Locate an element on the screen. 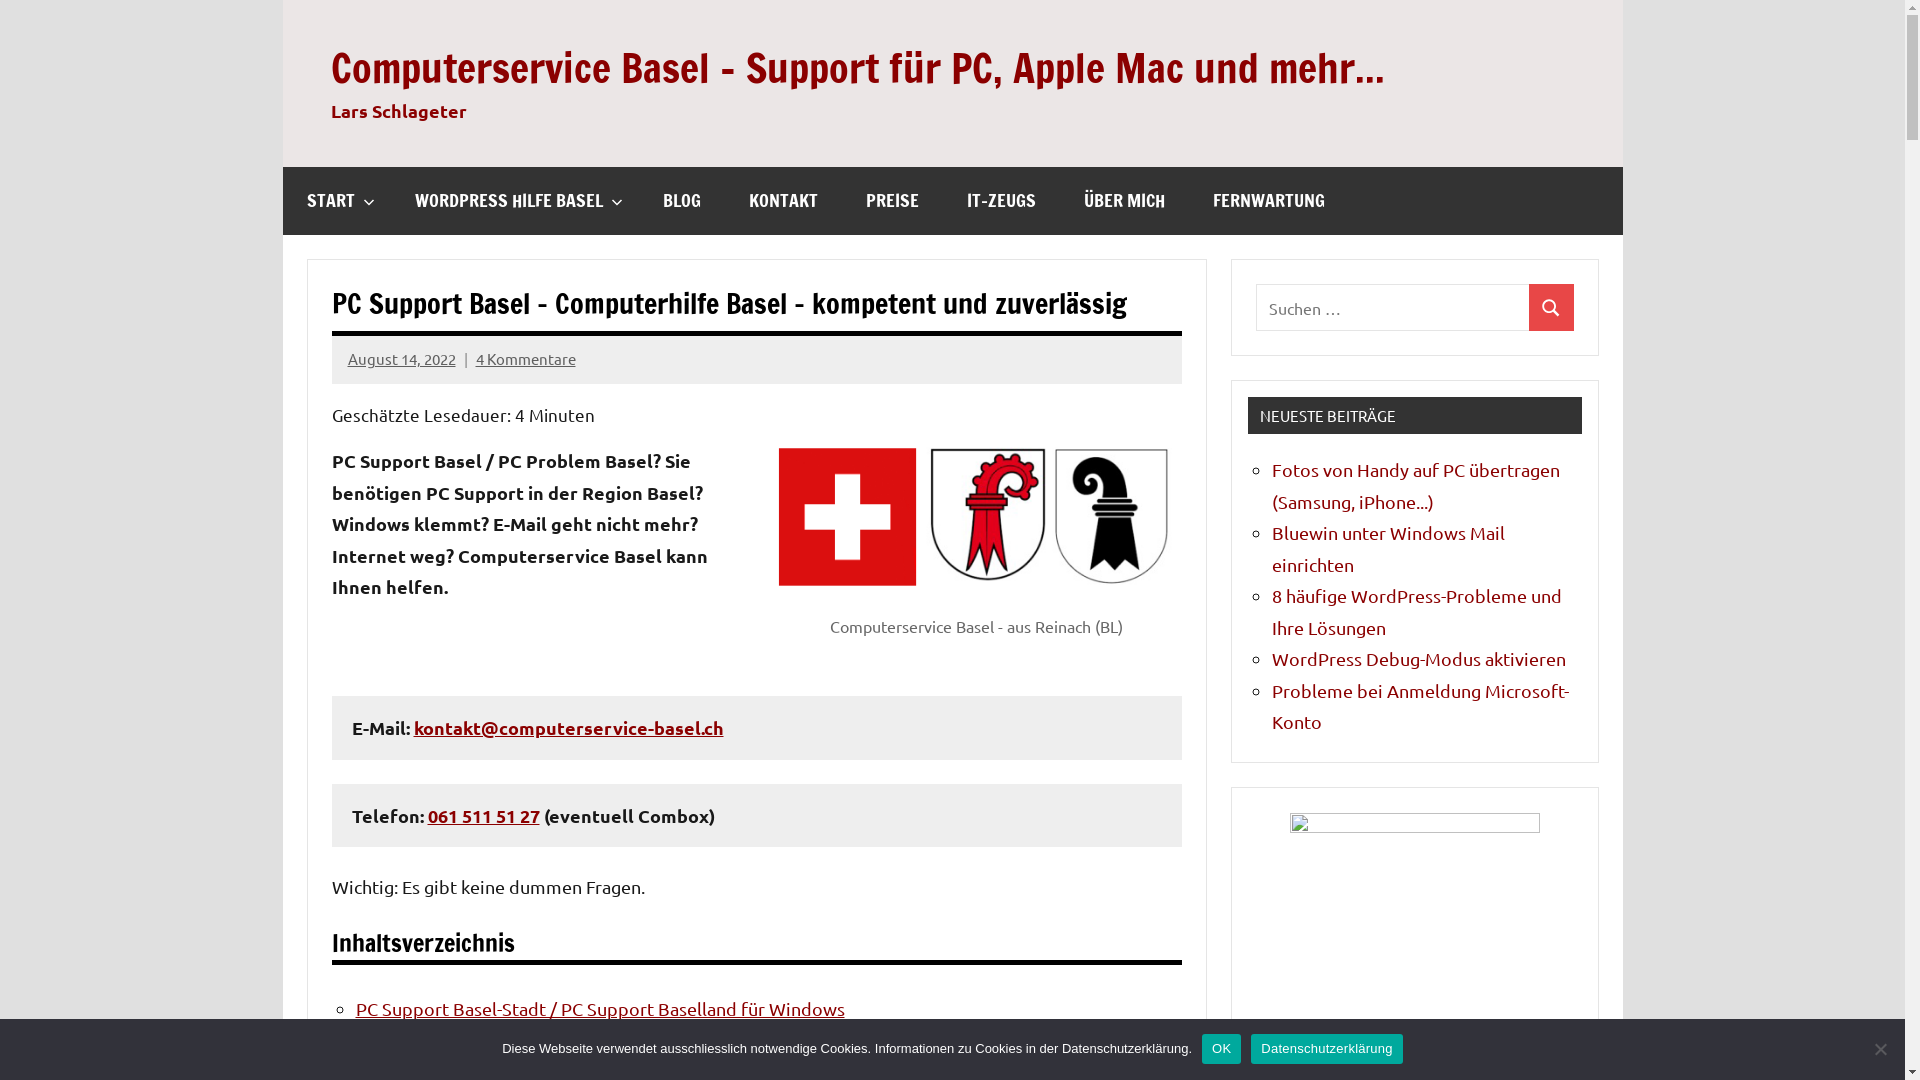  'kontakt@computerservice-basel.ch' is located at coordinates (568, 727).